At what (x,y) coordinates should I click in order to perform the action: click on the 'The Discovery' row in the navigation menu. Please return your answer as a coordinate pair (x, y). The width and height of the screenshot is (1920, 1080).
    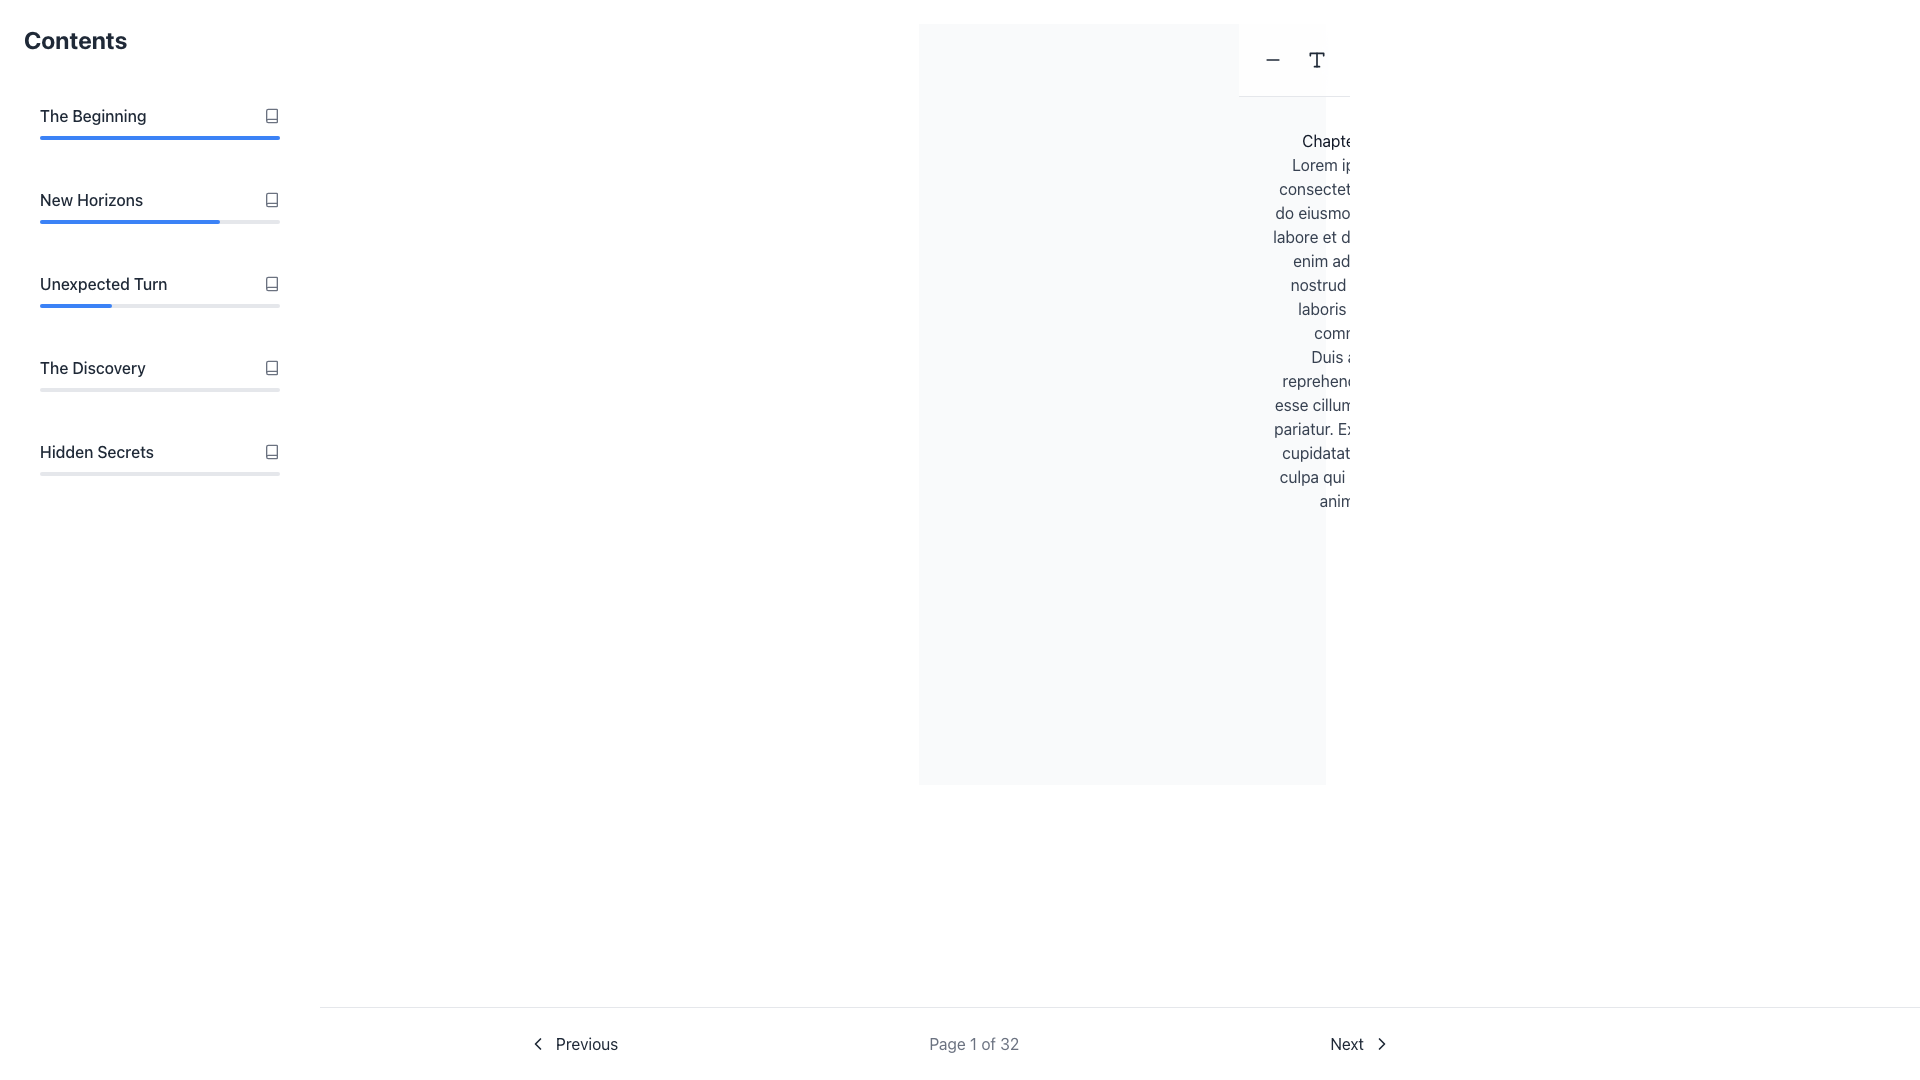
    Looking at the image, I should click on (158, 367).